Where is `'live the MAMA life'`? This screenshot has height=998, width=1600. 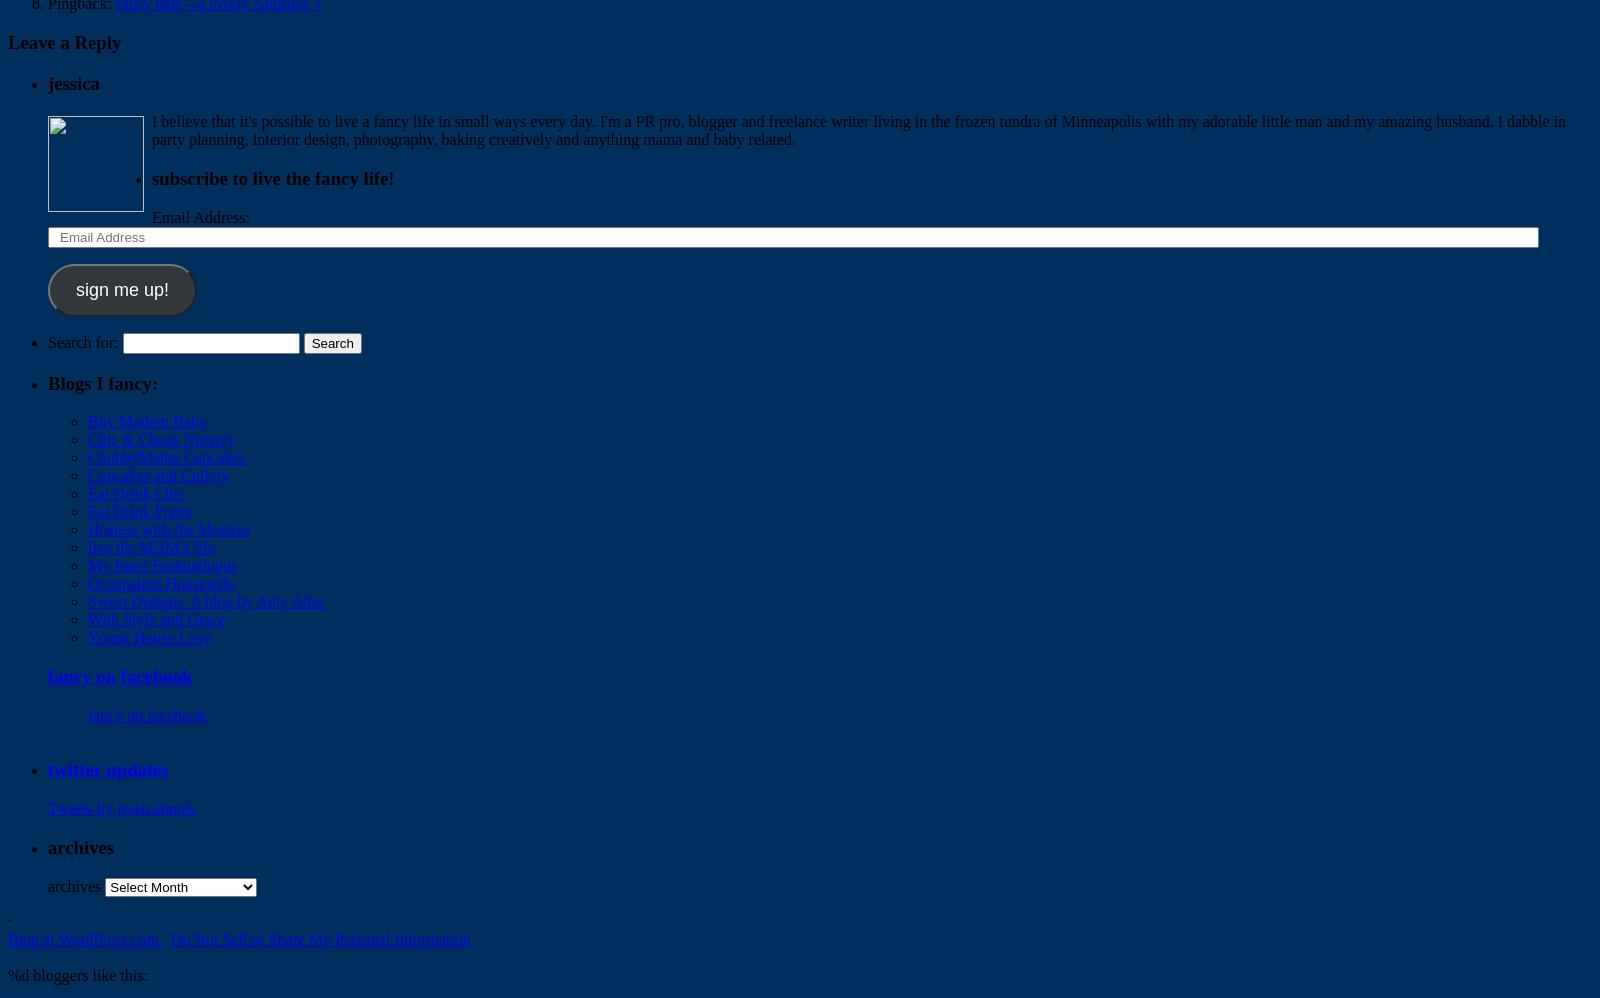
'live the MAMA life' is located at coordinates (150, 547).